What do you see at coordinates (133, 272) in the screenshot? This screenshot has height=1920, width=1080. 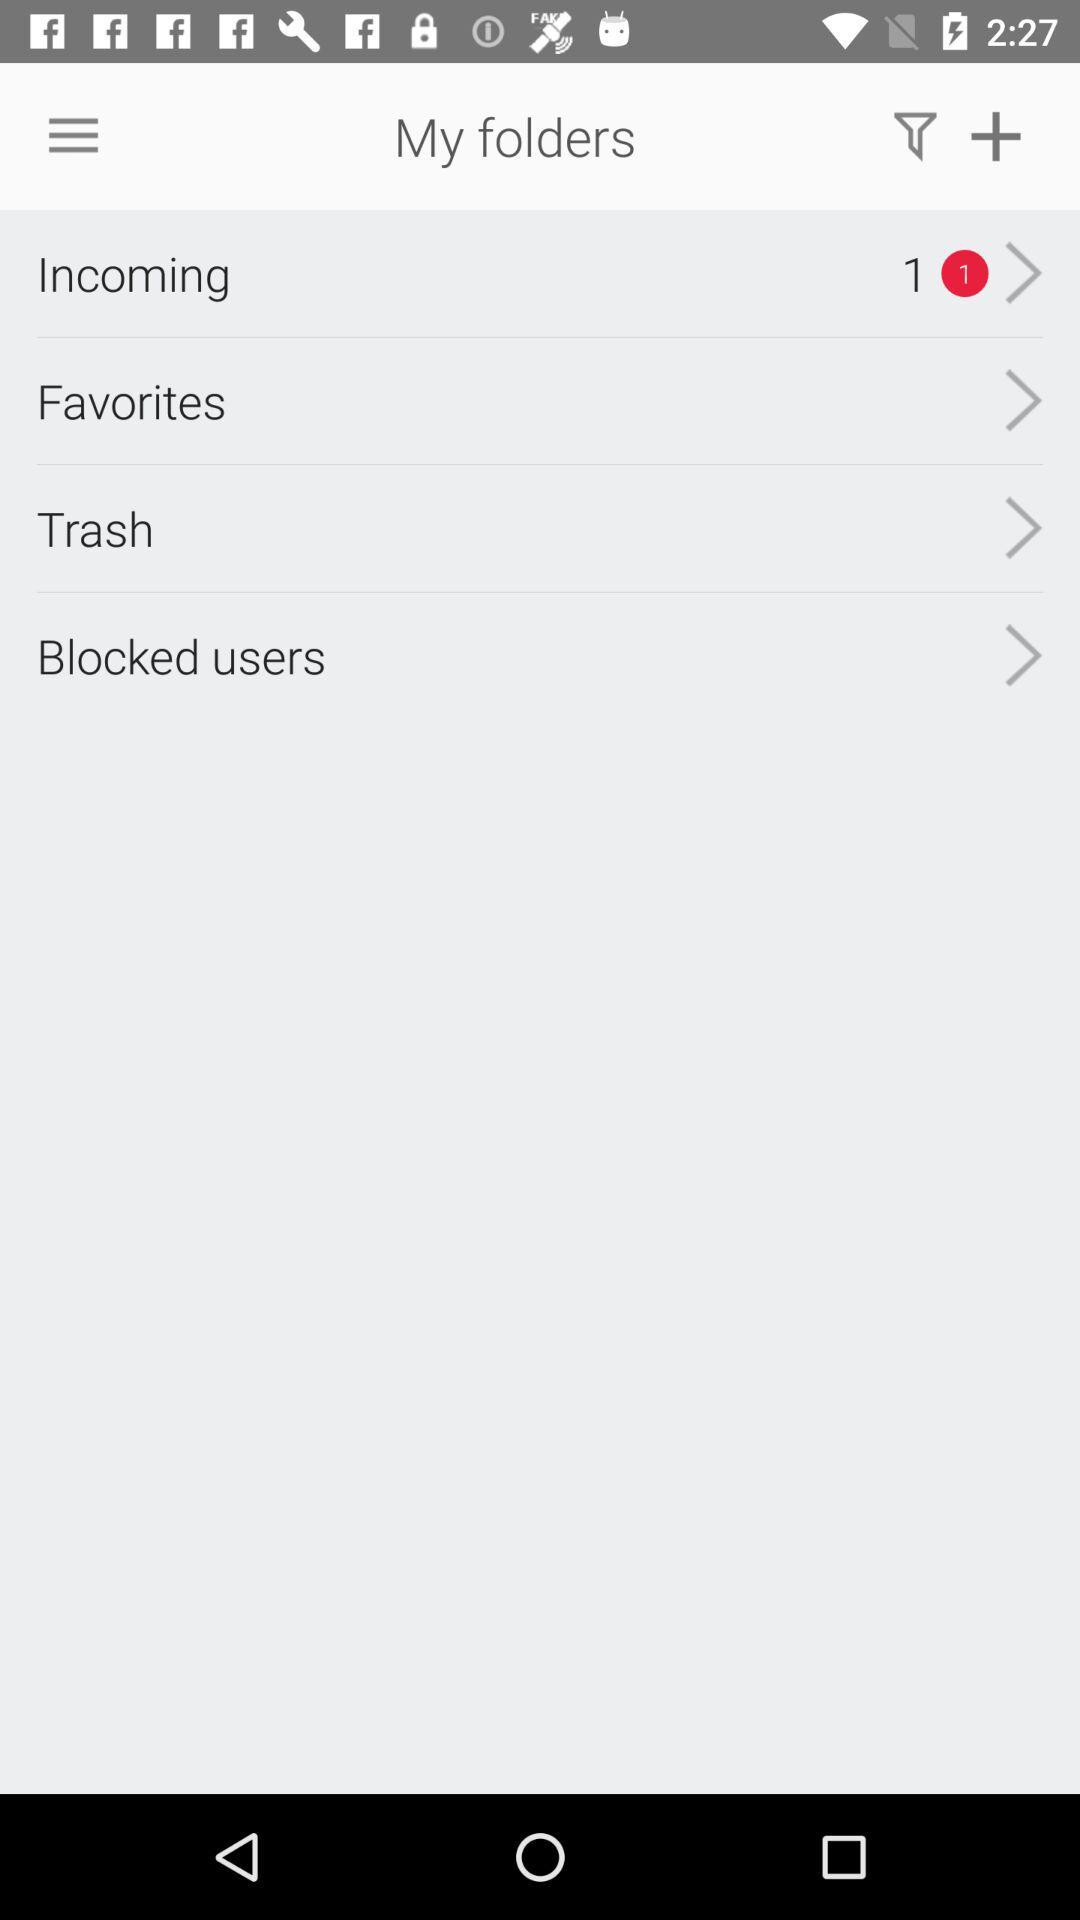 I see `the incoming` at bounding box center [133, 272].